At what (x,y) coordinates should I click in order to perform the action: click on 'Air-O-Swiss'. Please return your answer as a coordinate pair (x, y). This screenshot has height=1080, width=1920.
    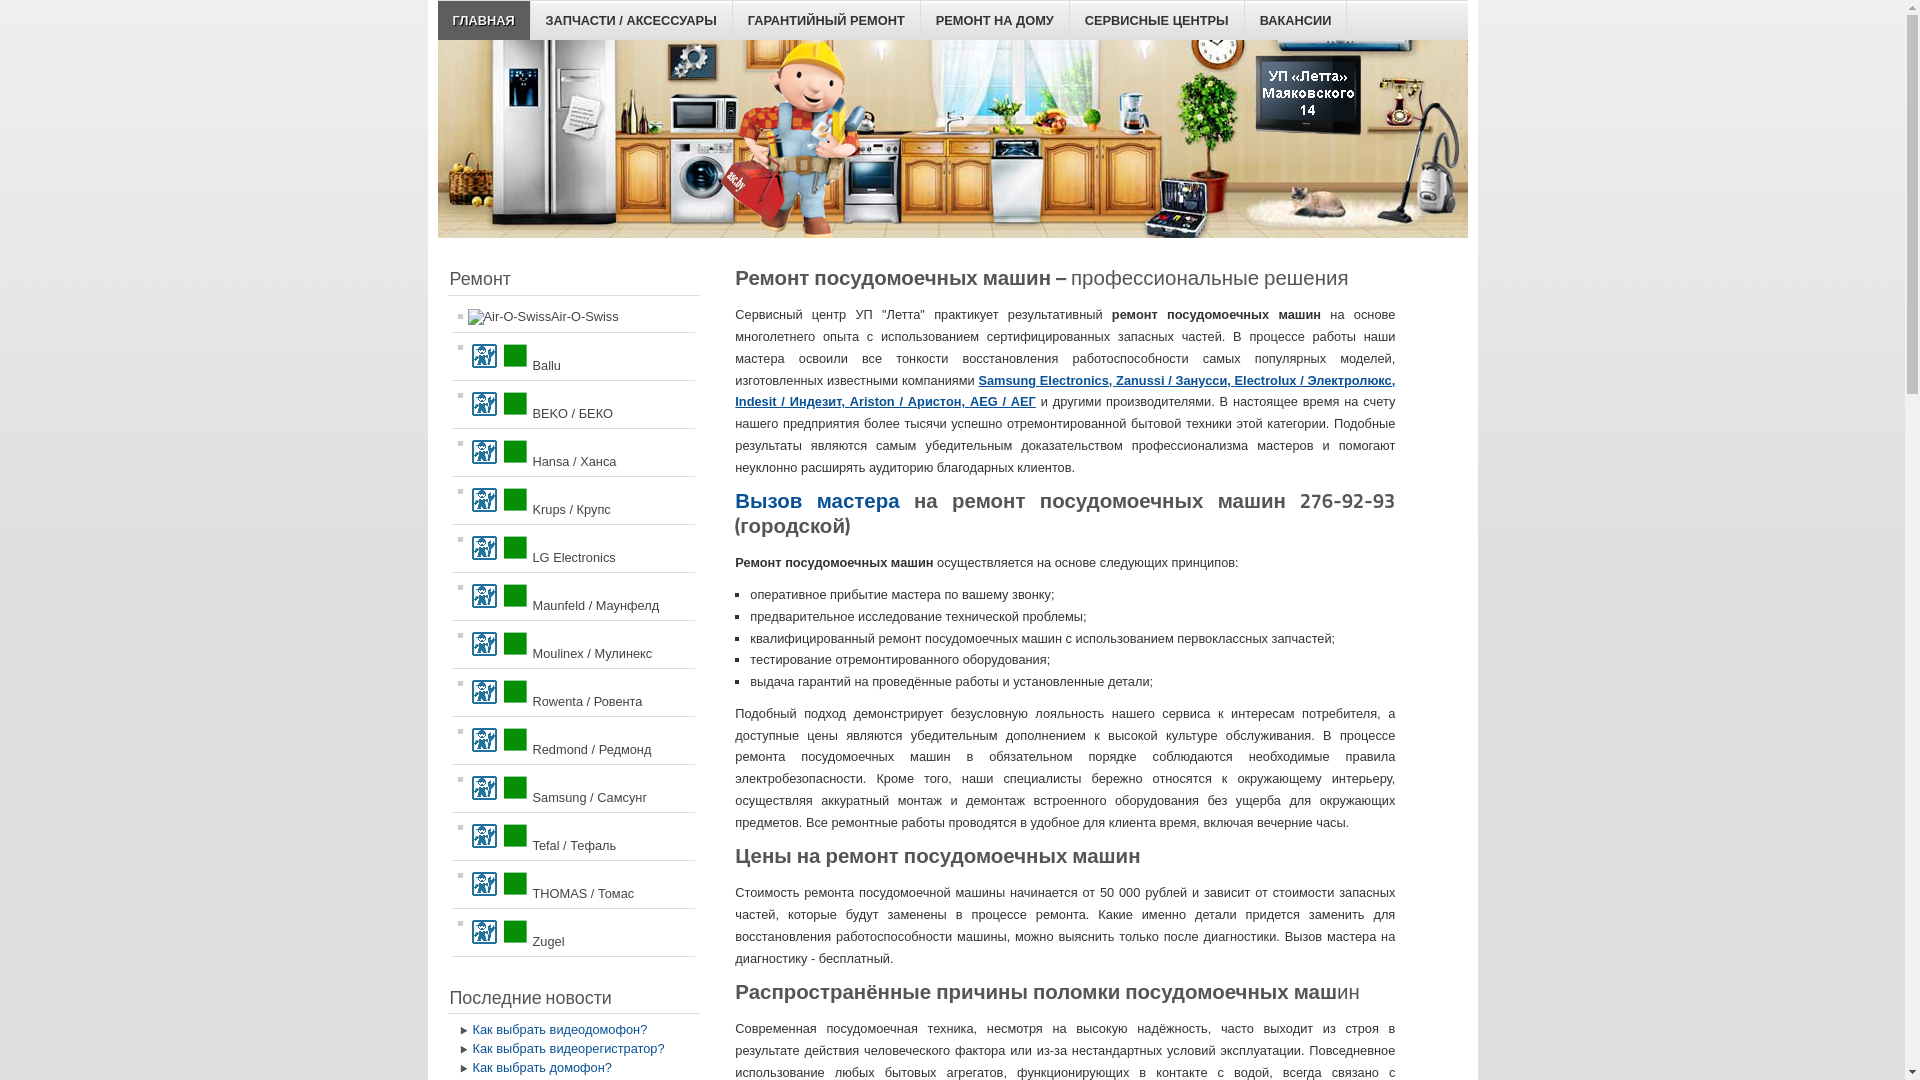
    Looking at the image, I should click on (450, 315).